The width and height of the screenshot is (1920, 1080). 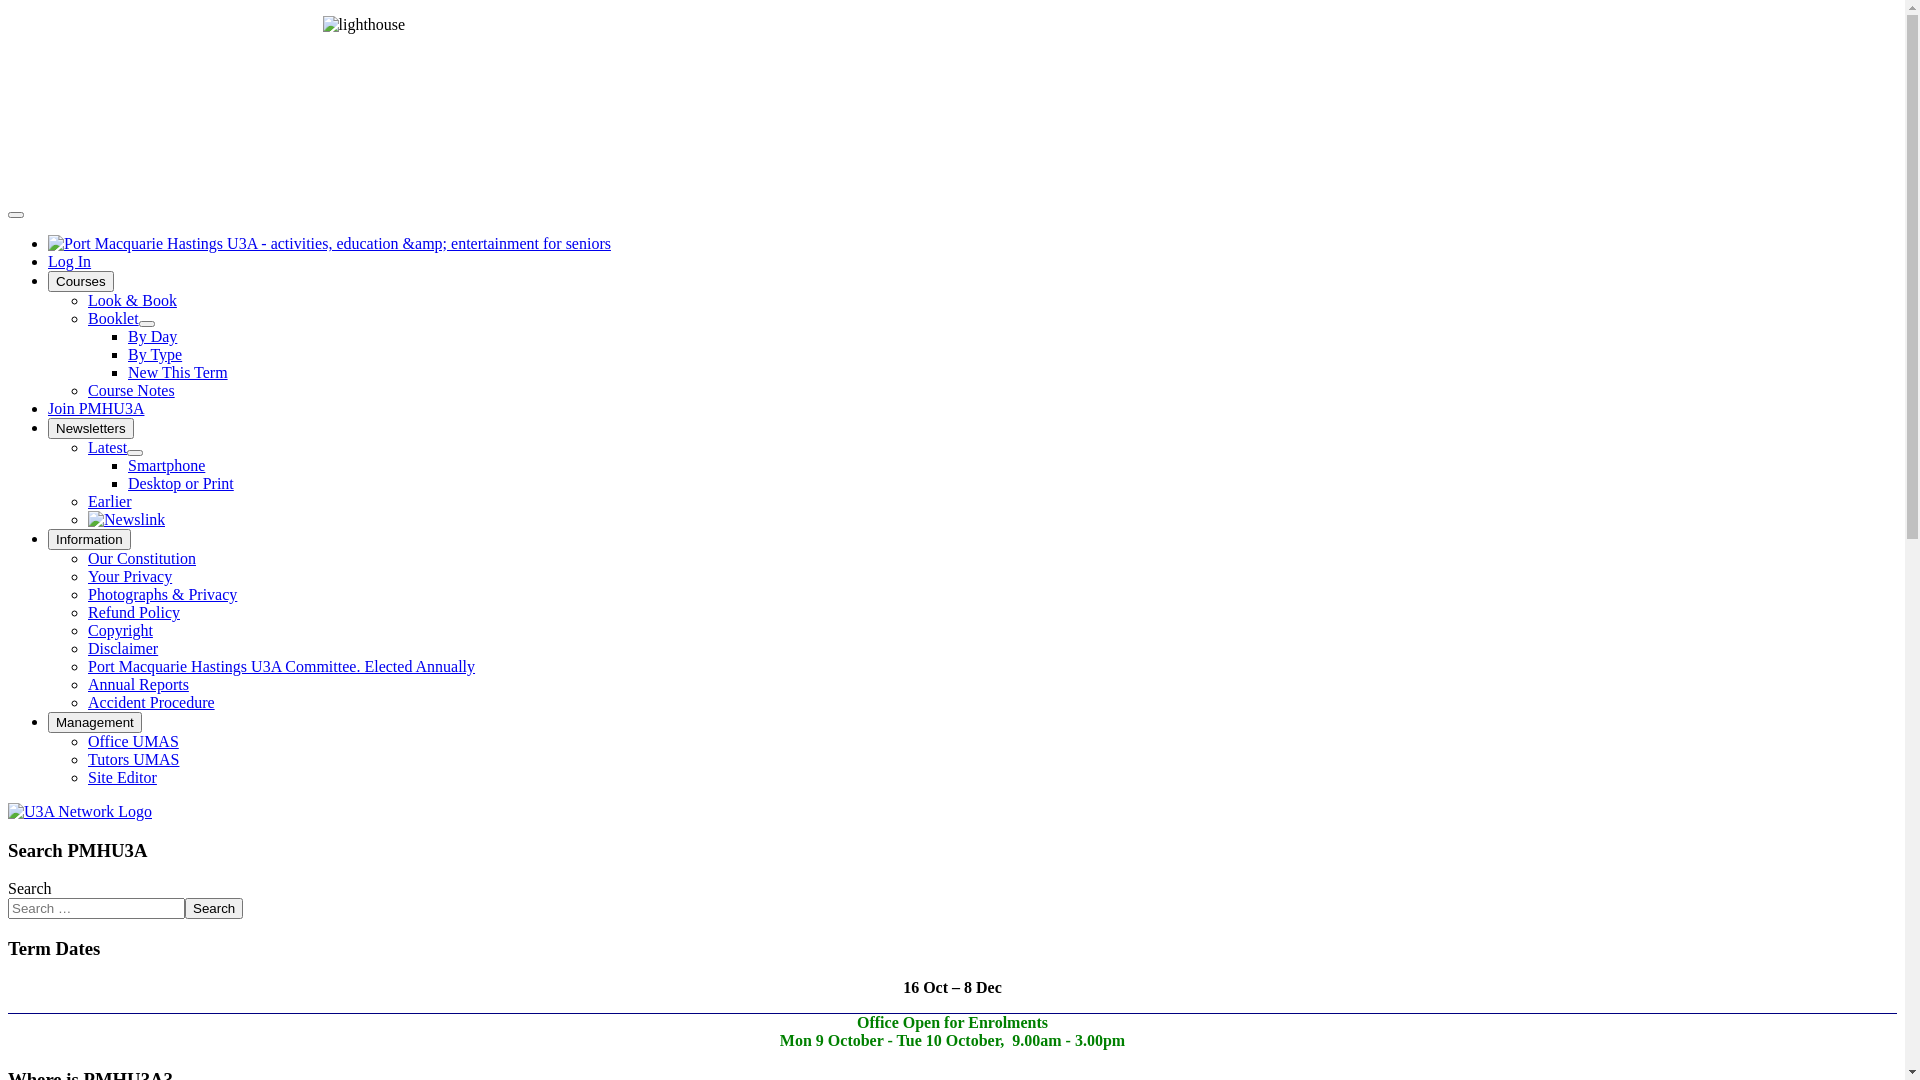 What do you see at coordinates (131, 300) in the screenshot?
I see `'Look & Book'` at bounding box center [131, 300].